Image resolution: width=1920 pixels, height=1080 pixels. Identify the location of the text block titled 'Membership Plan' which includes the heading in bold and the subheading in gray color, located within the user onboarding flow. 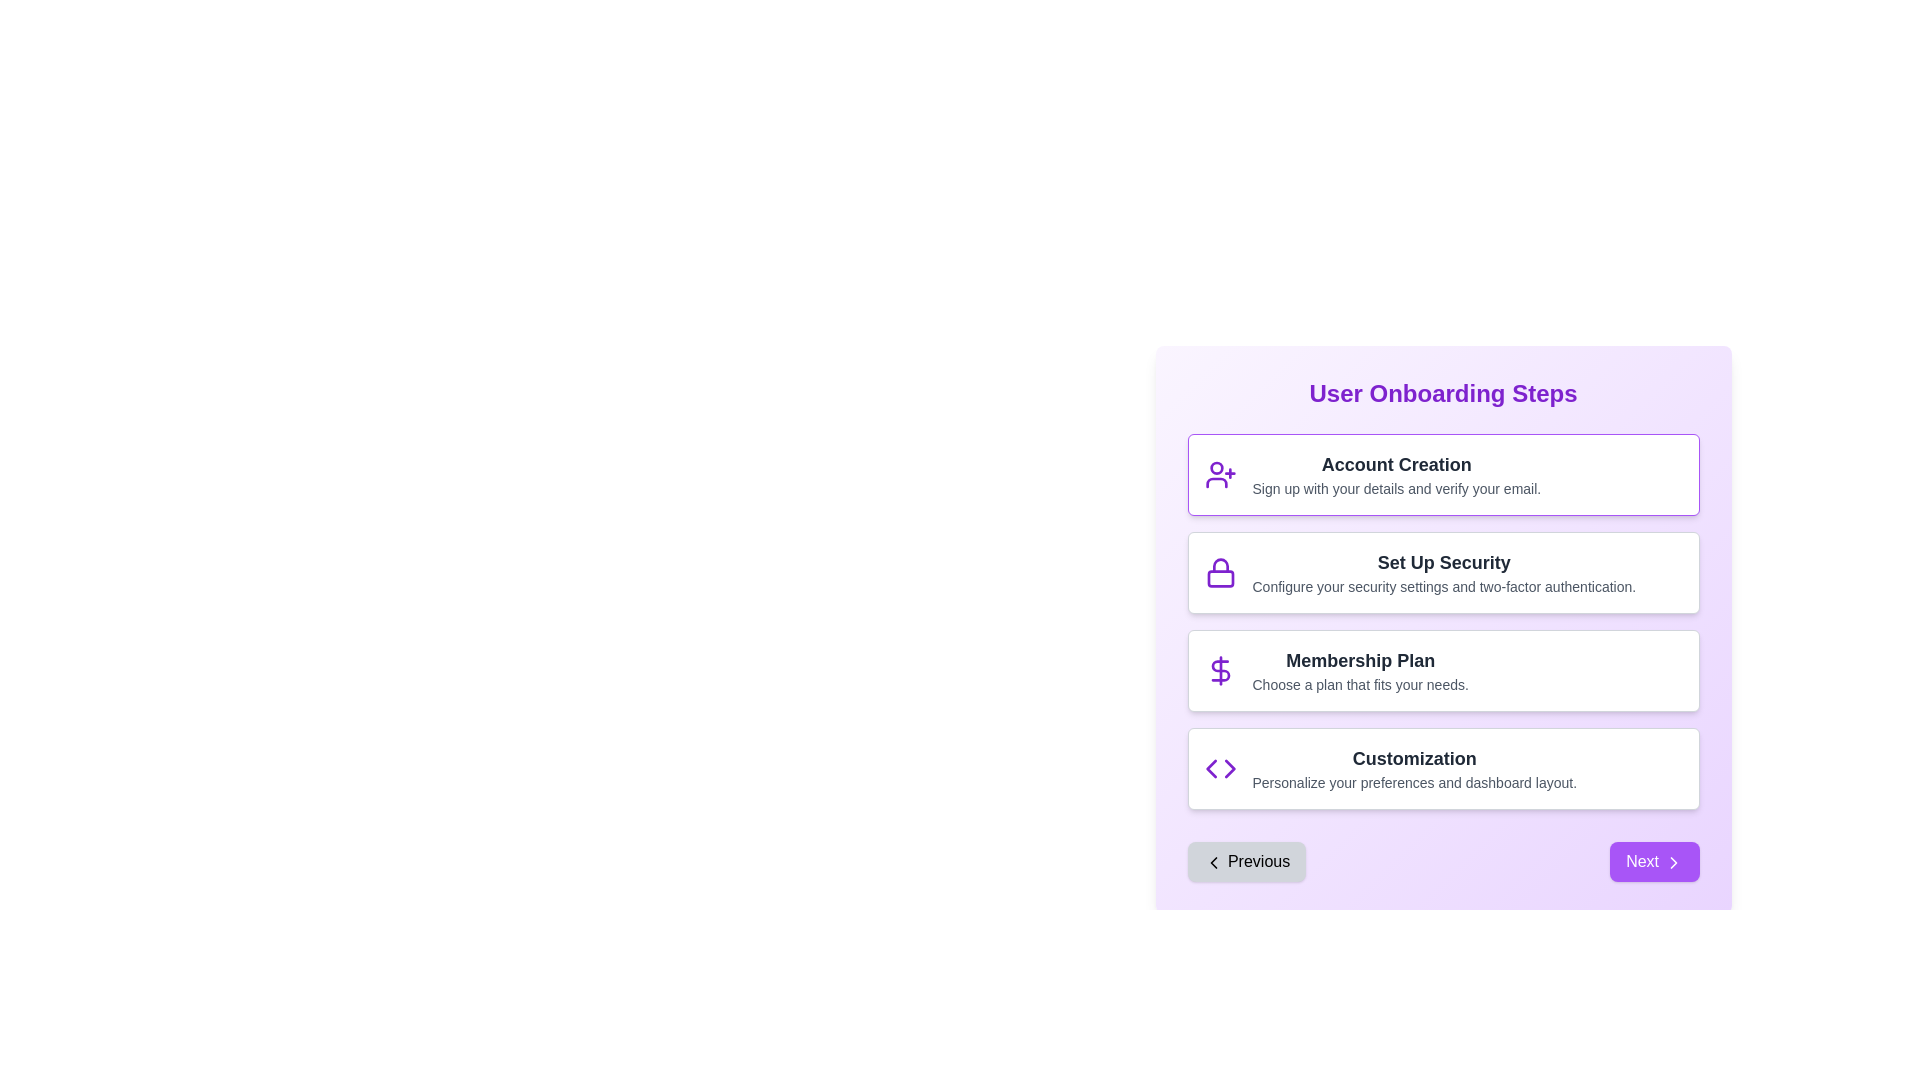
(1360, 671).